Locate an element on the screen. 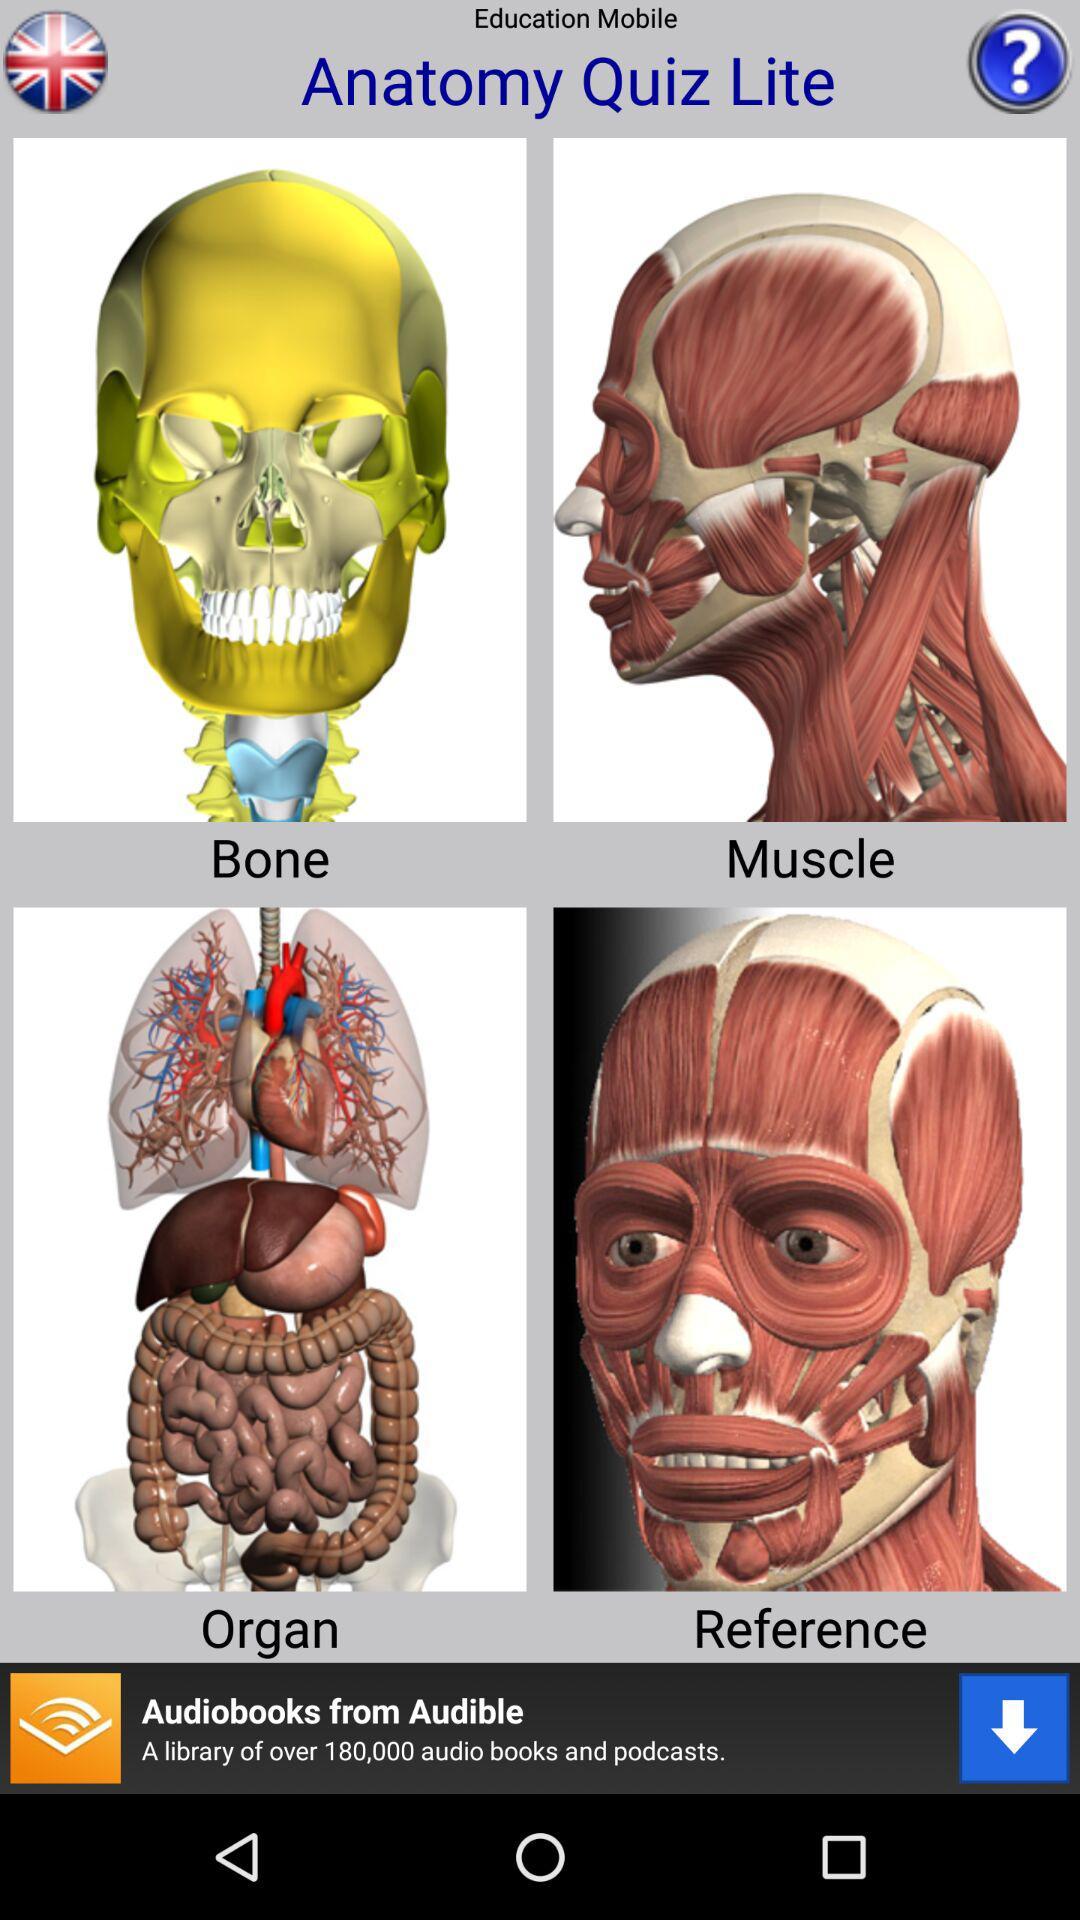 This screenshot has width=1080, height=1920. learn about muscle is located at coordinates (810, 471).